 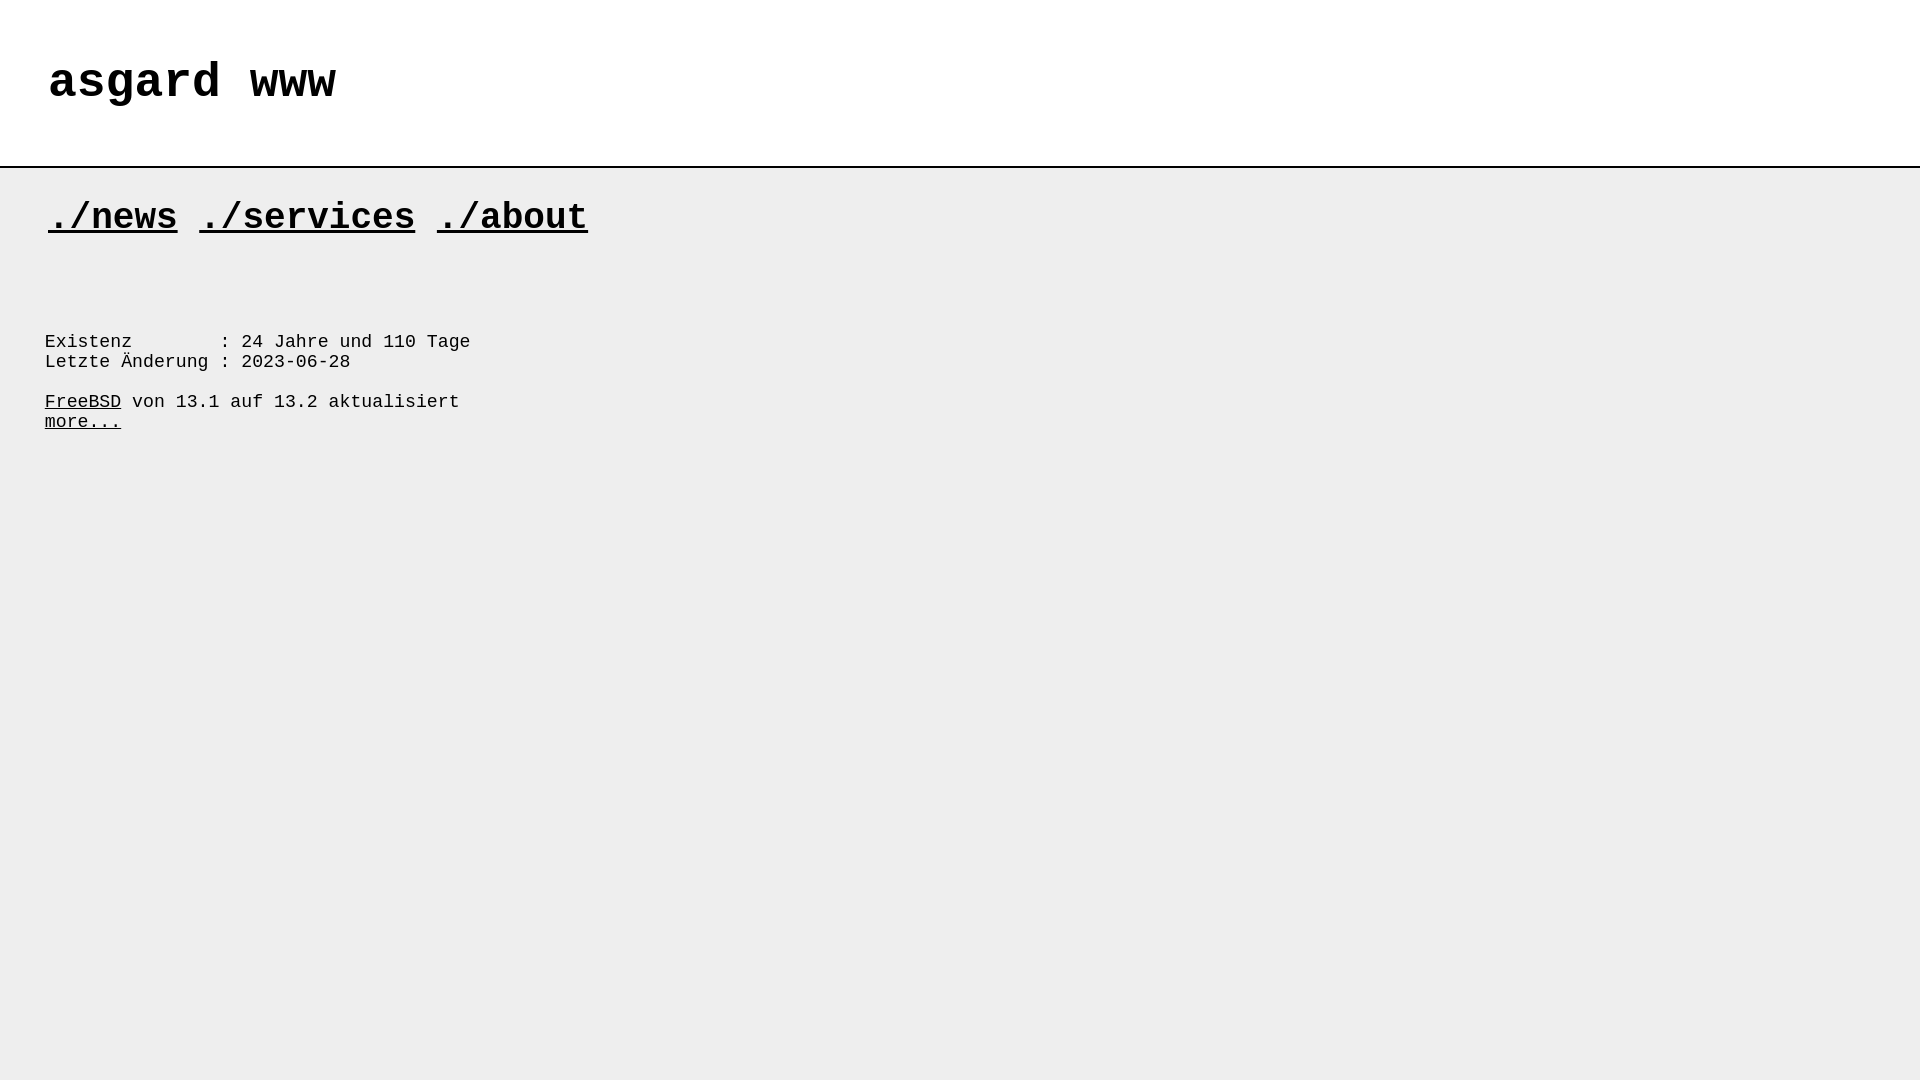 I want to click on './services', so click(x=306, y=218).